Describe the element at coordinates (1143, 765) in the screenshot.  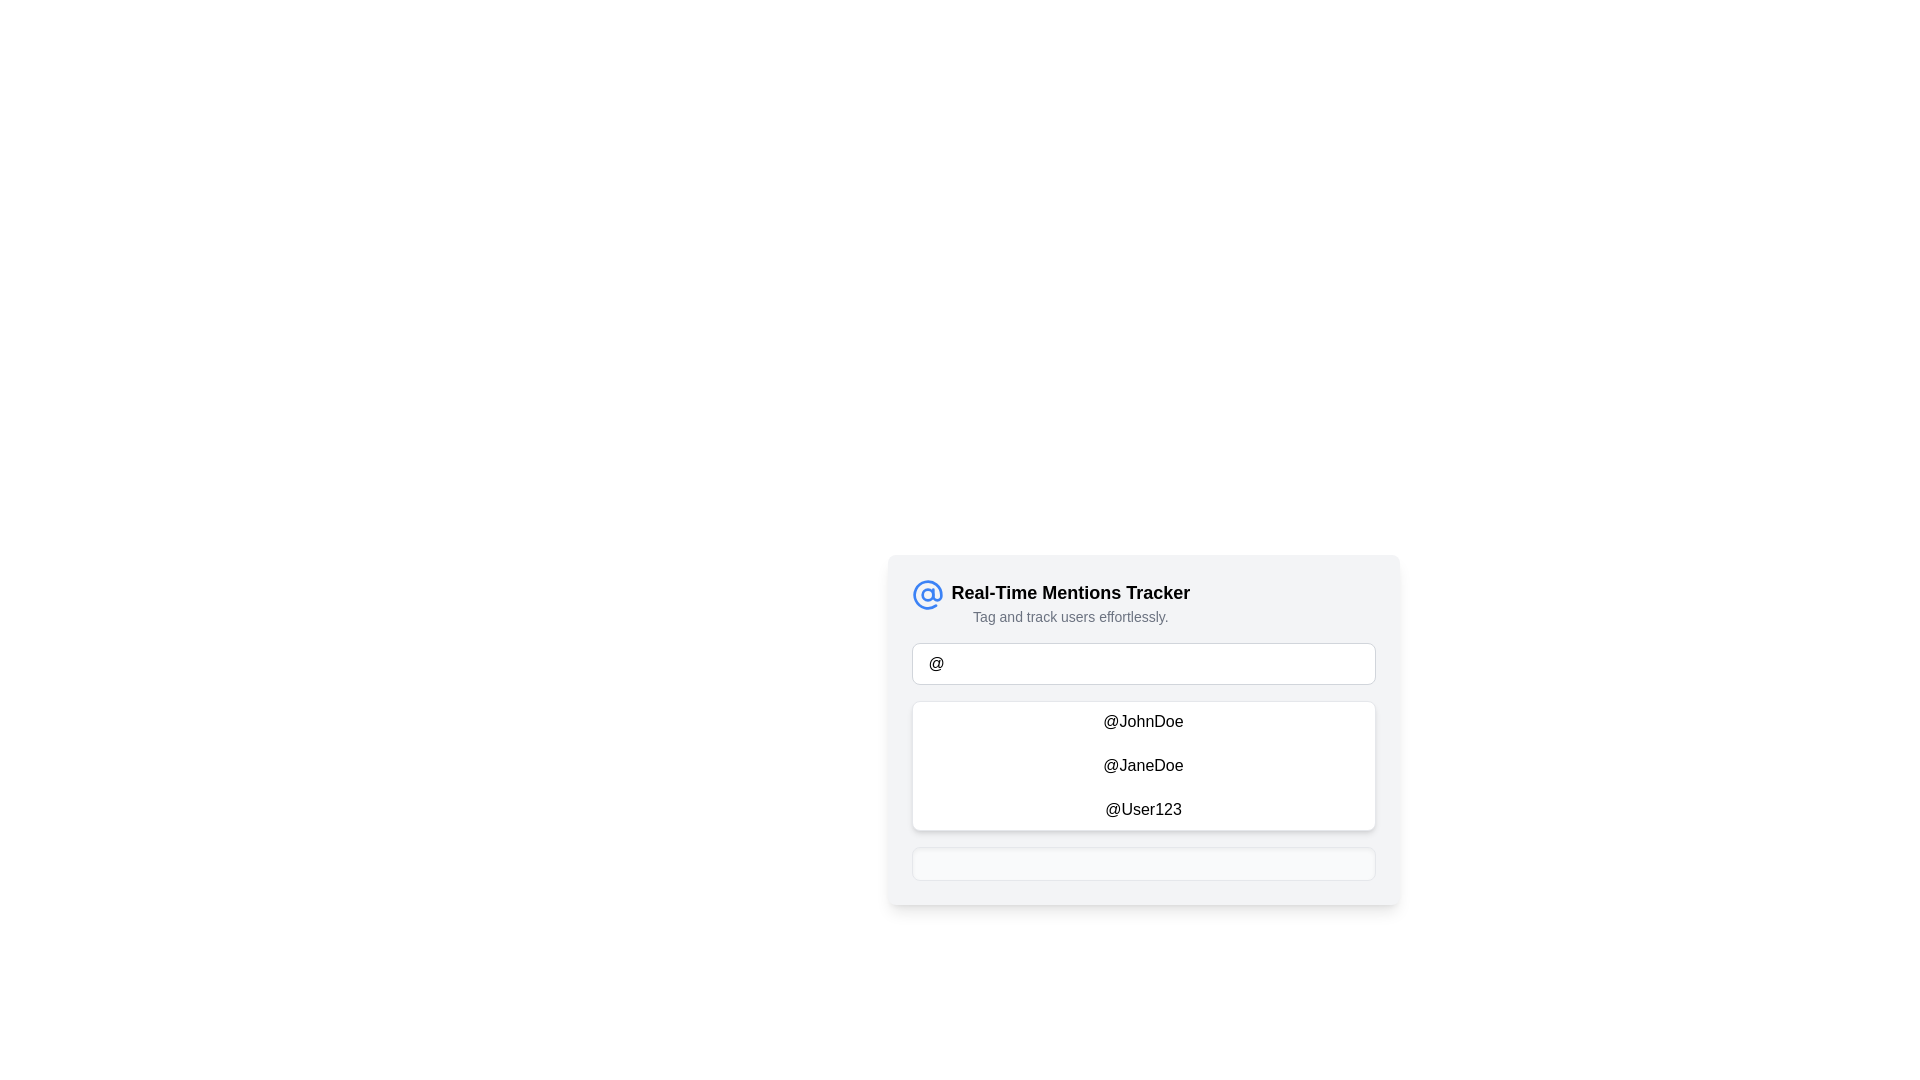
I see `the selectable text item displaying the username '@JaneDoe'` at that location.